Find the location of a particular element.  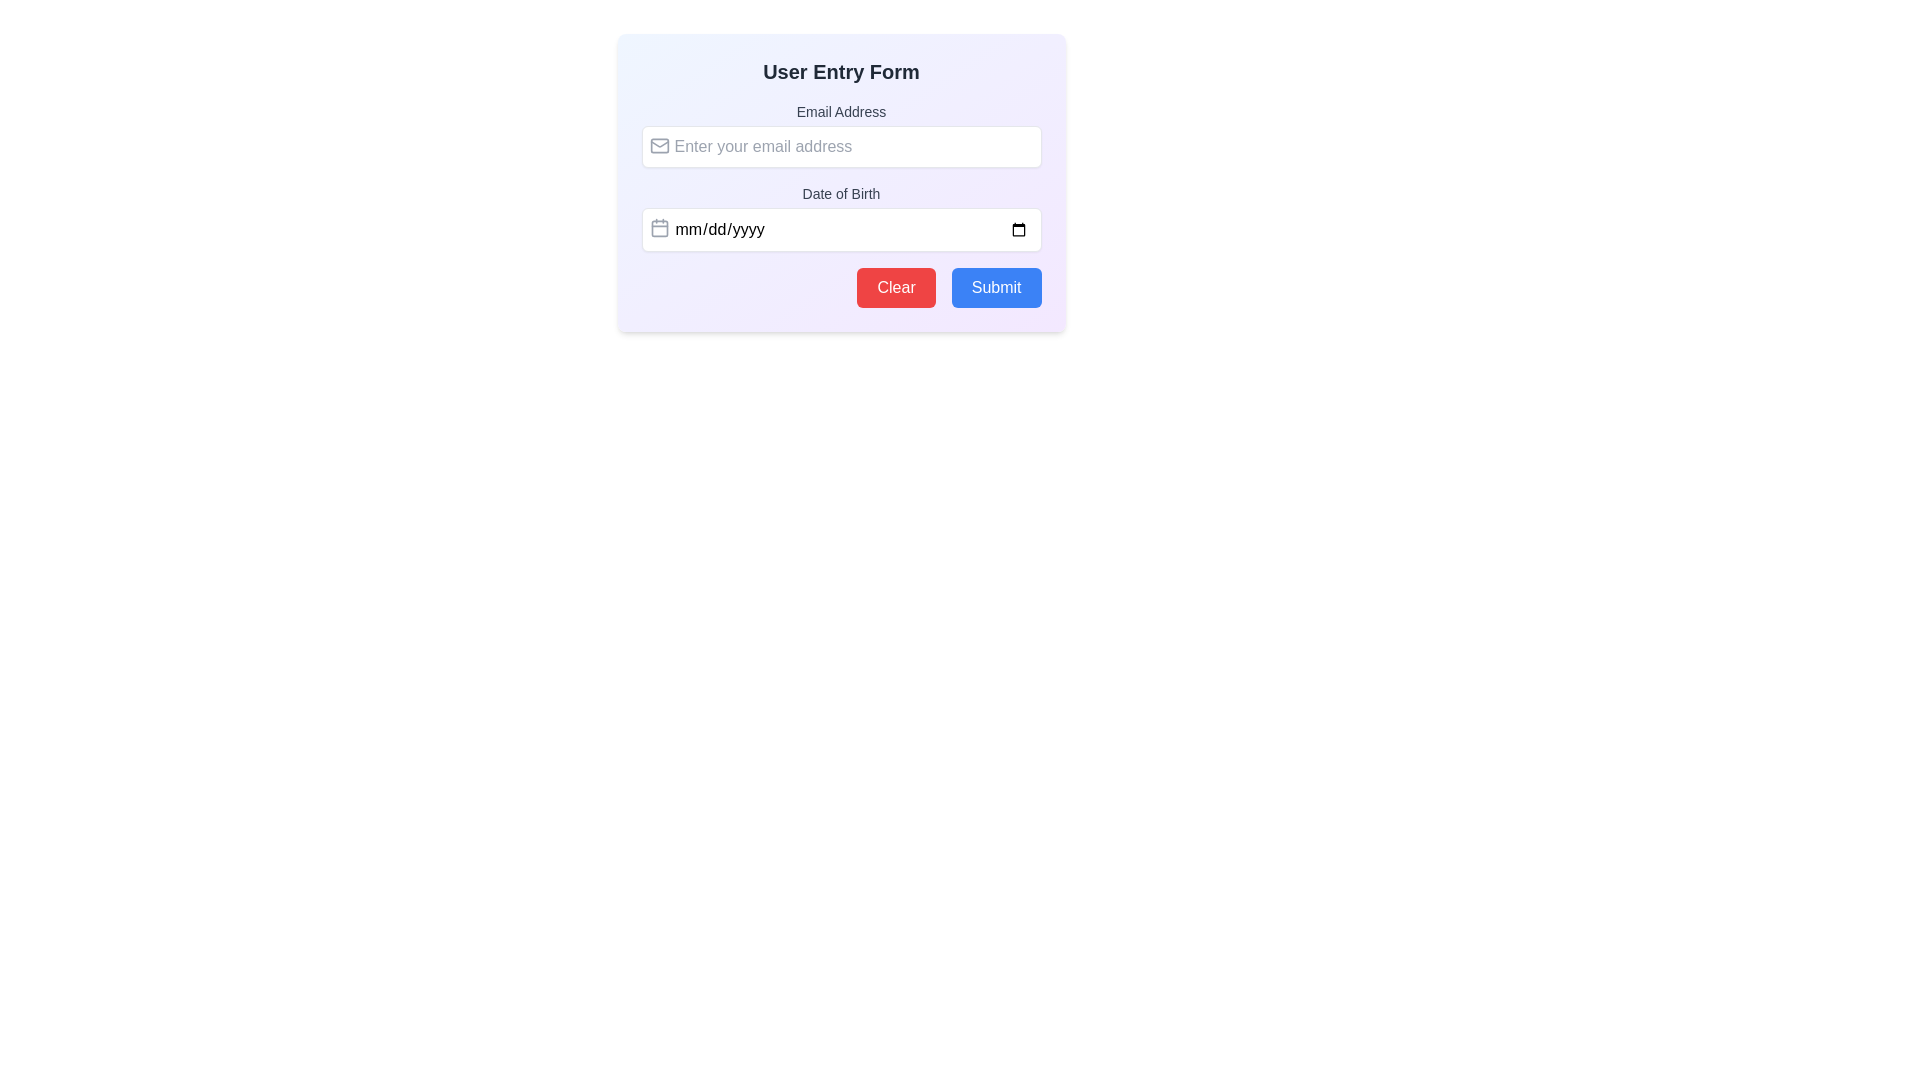

the calendar icon located to the immediate left of the 'Date of Birth' input field using accessibility tools is located at coordinates (659, 226).